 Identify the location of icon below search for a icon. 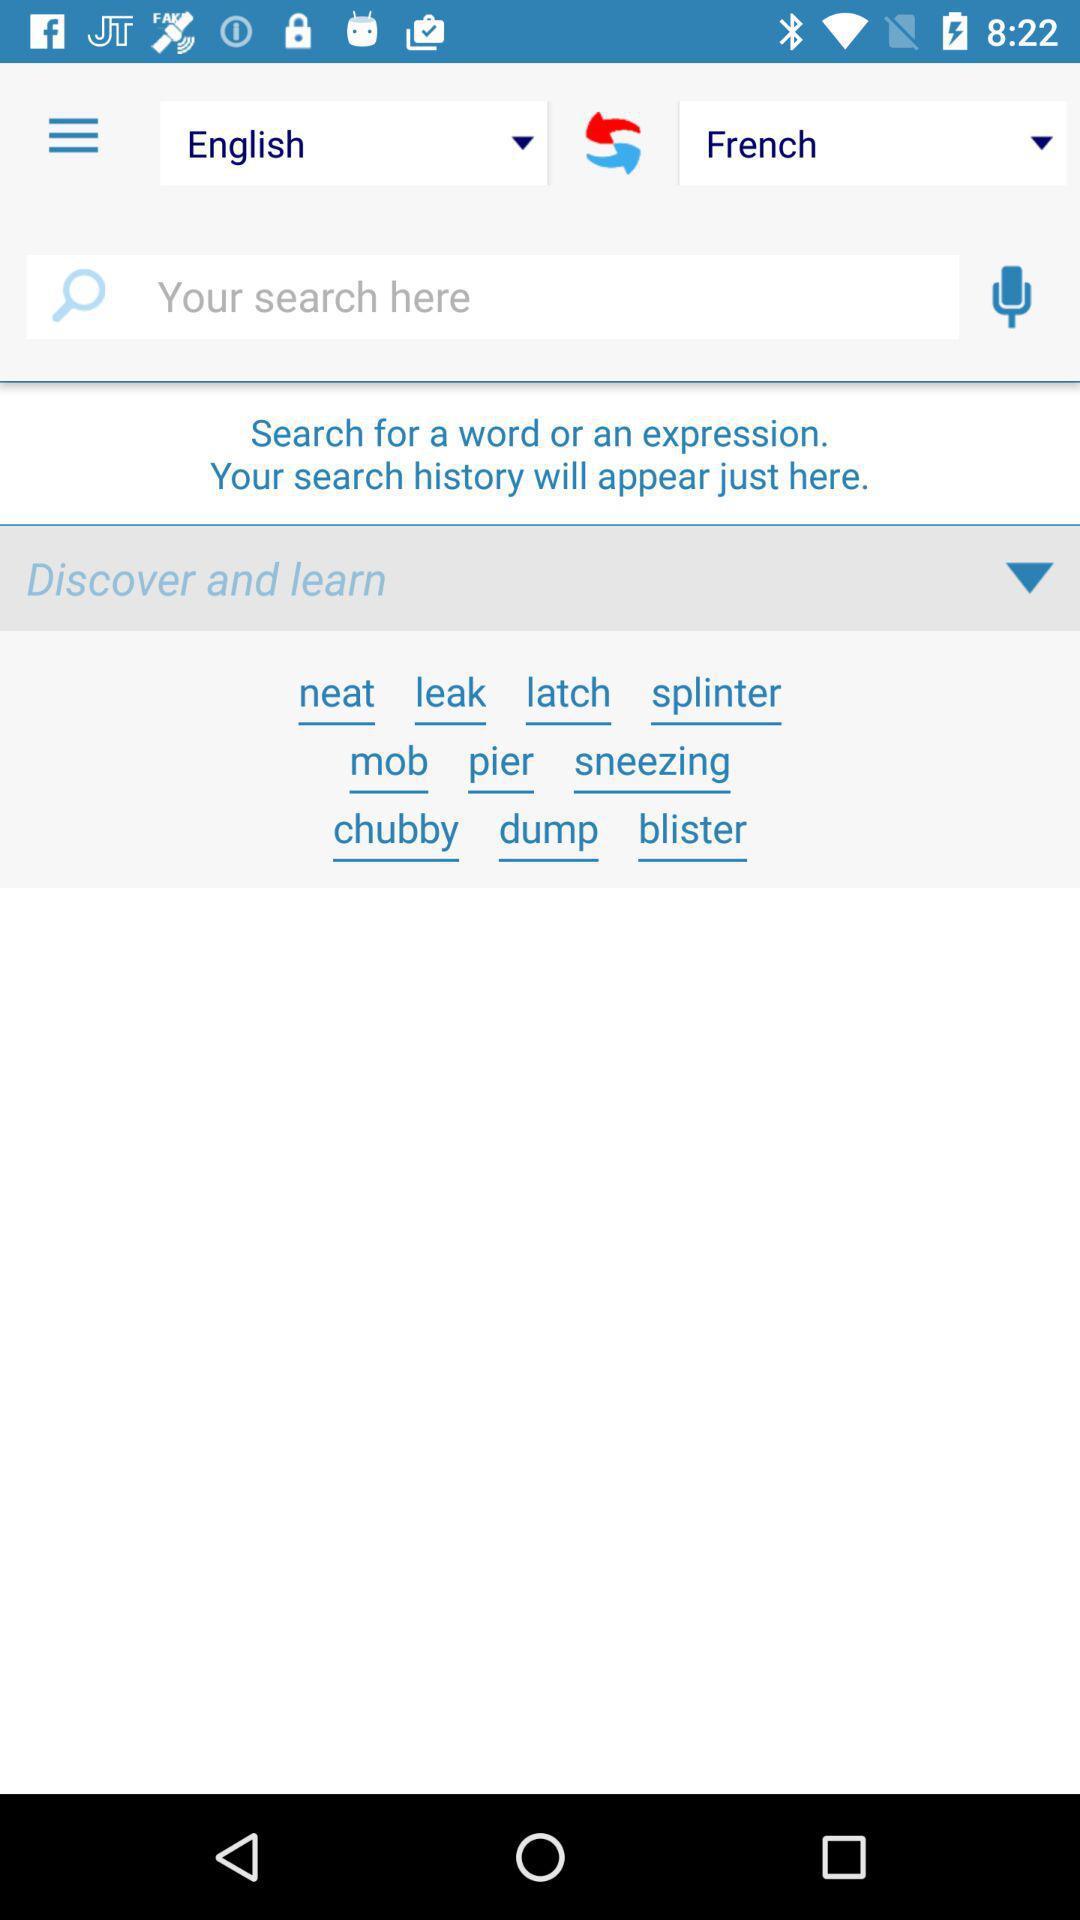
(206, 576).